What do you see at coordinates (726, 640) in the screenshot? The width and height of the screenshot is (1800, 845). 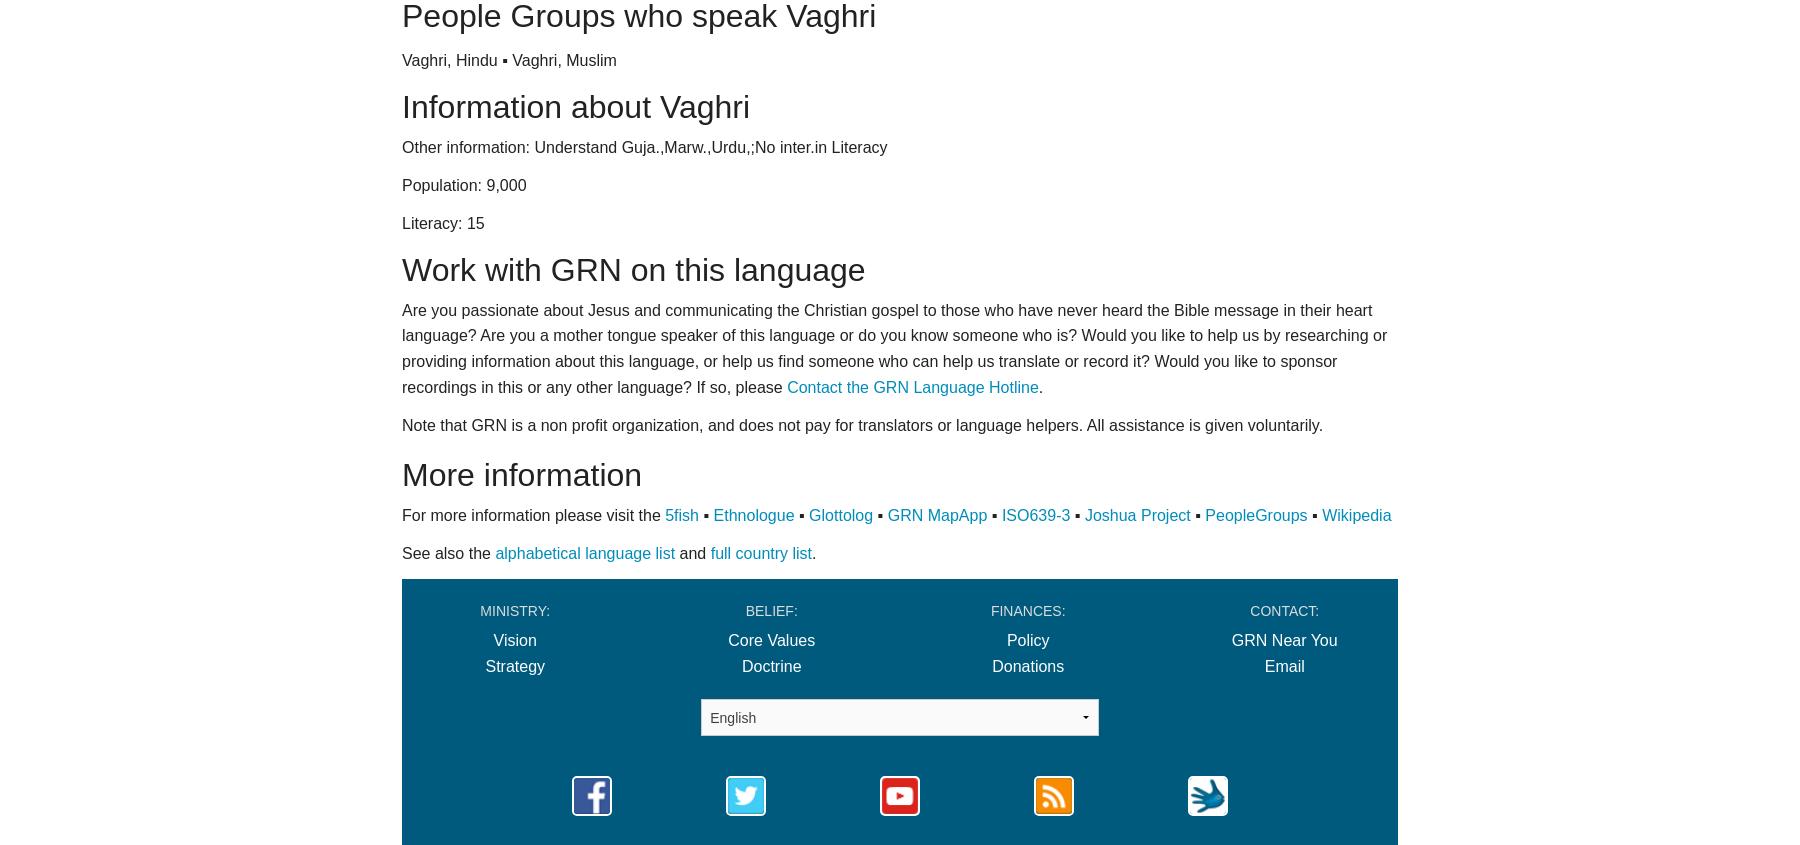 I see `'Core Values'` at bounding box center [726, 640].